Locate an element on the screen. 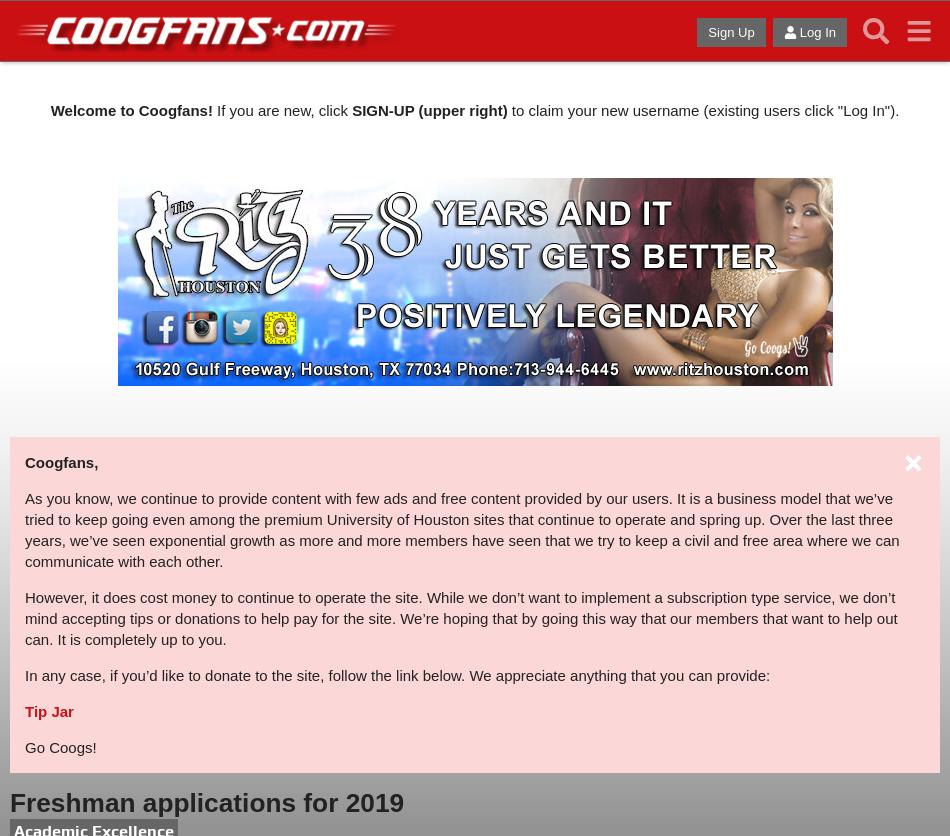 This screenshot has width=950, height=836. 'Go Coogs!' is located at coordinates (60, 745).